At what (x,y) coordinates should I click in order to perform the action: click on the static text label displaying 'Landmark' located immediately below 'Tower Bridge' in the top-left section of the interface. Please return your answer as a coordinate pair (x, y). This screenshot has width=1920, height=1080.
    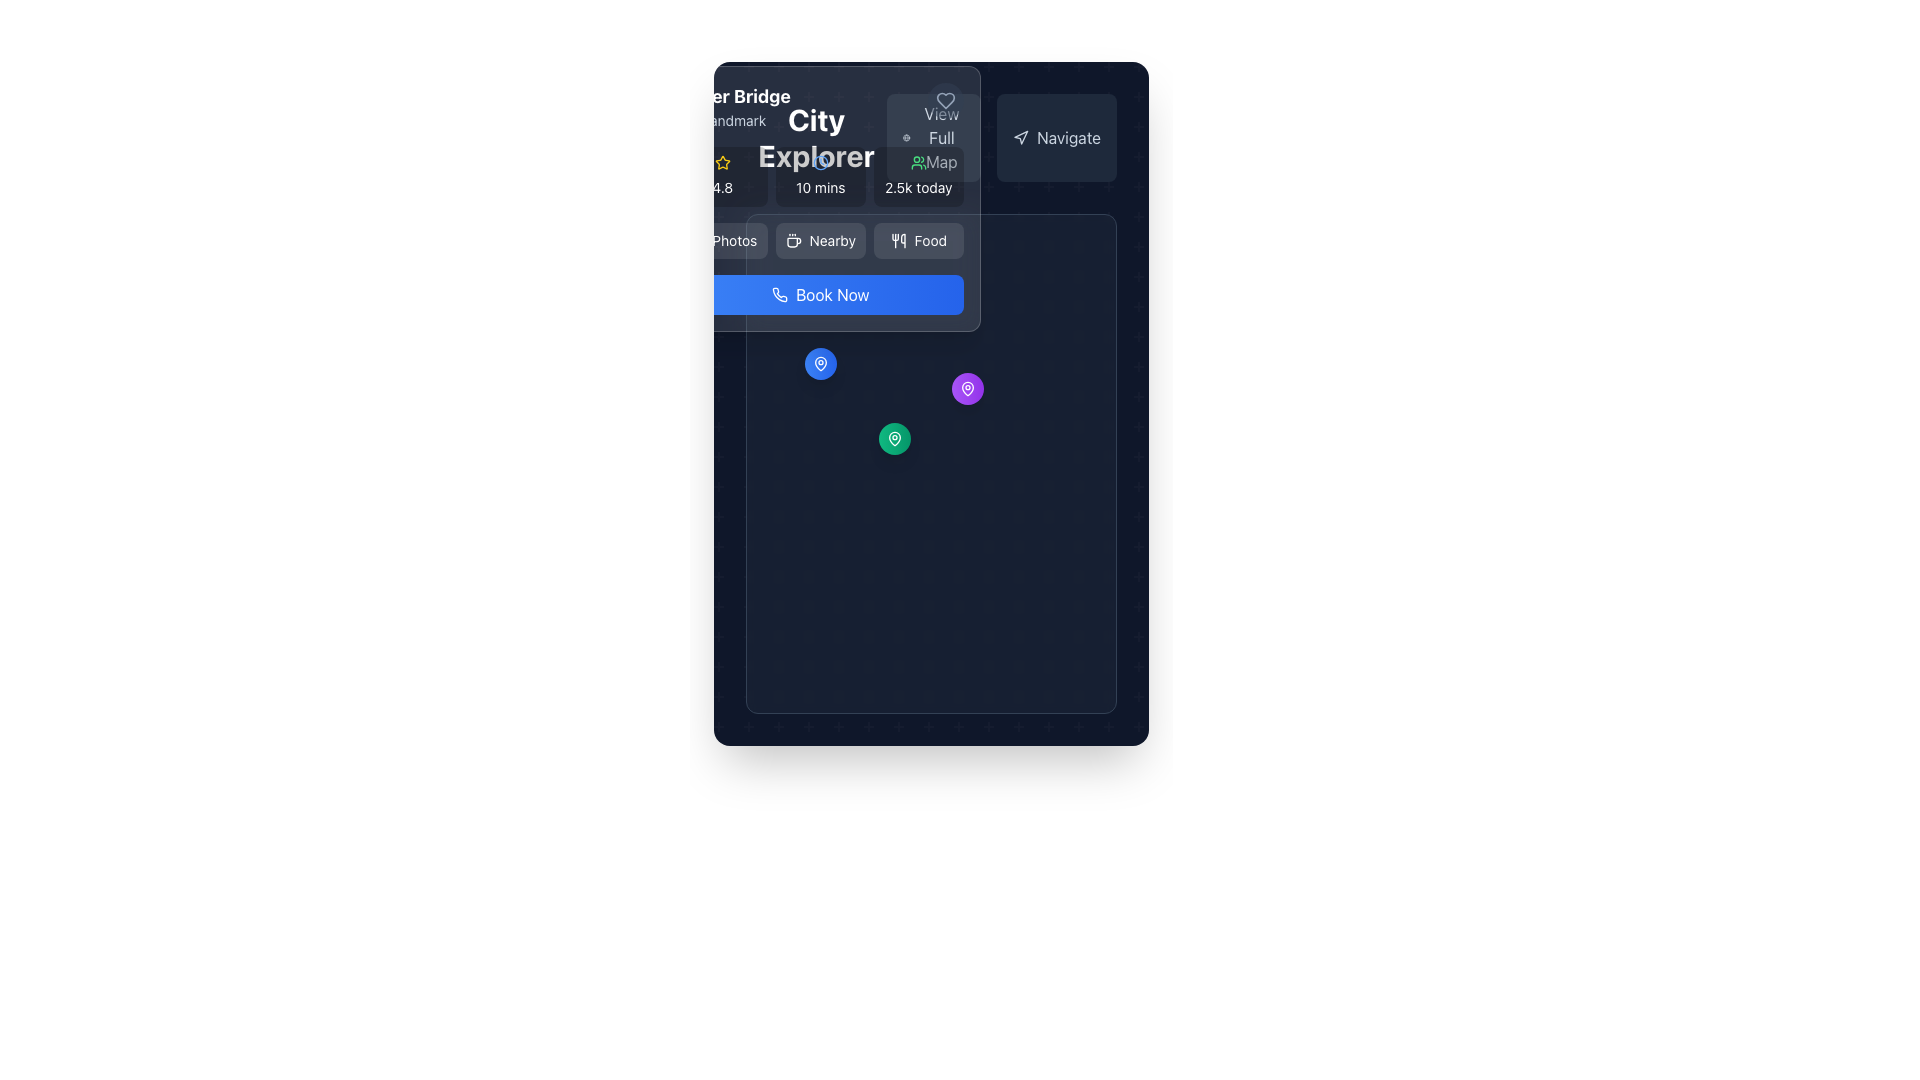
    Looking at the image, I should click on (733, 121).